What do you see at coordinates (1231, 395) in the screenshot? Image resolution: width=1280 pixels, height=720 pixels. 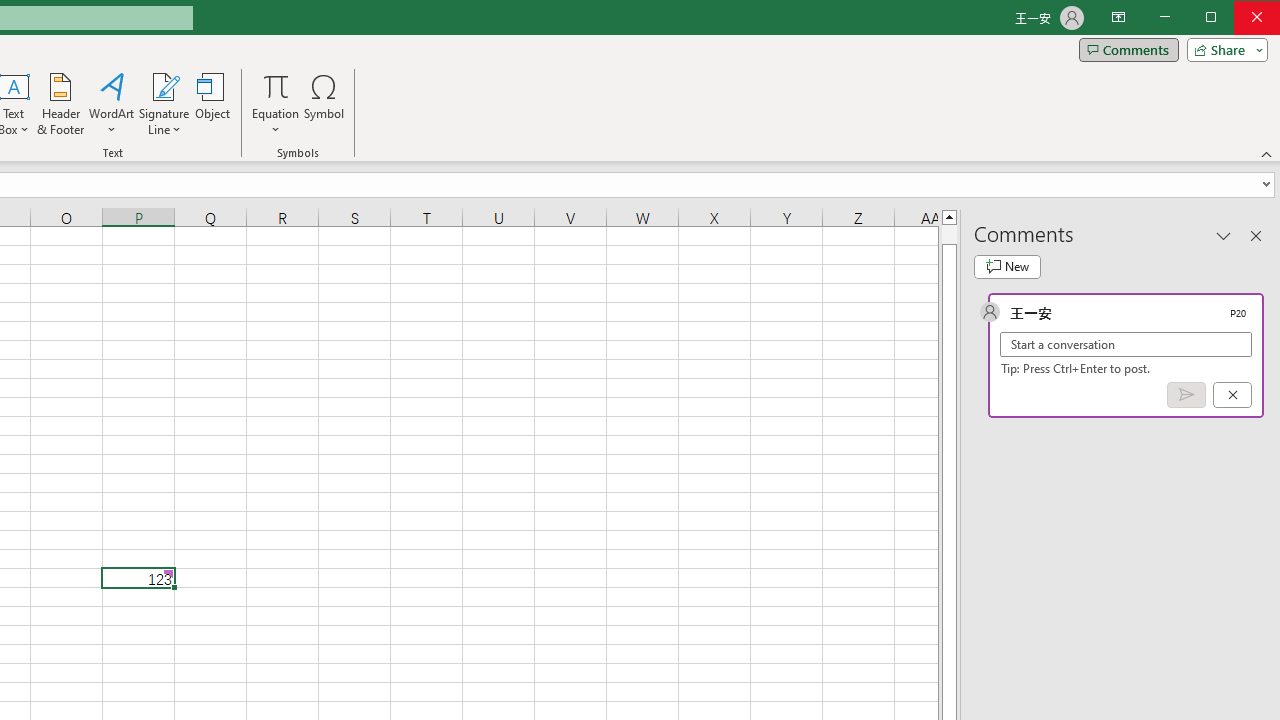 I see `'Cancel'` at bounding box center [1231, 395].